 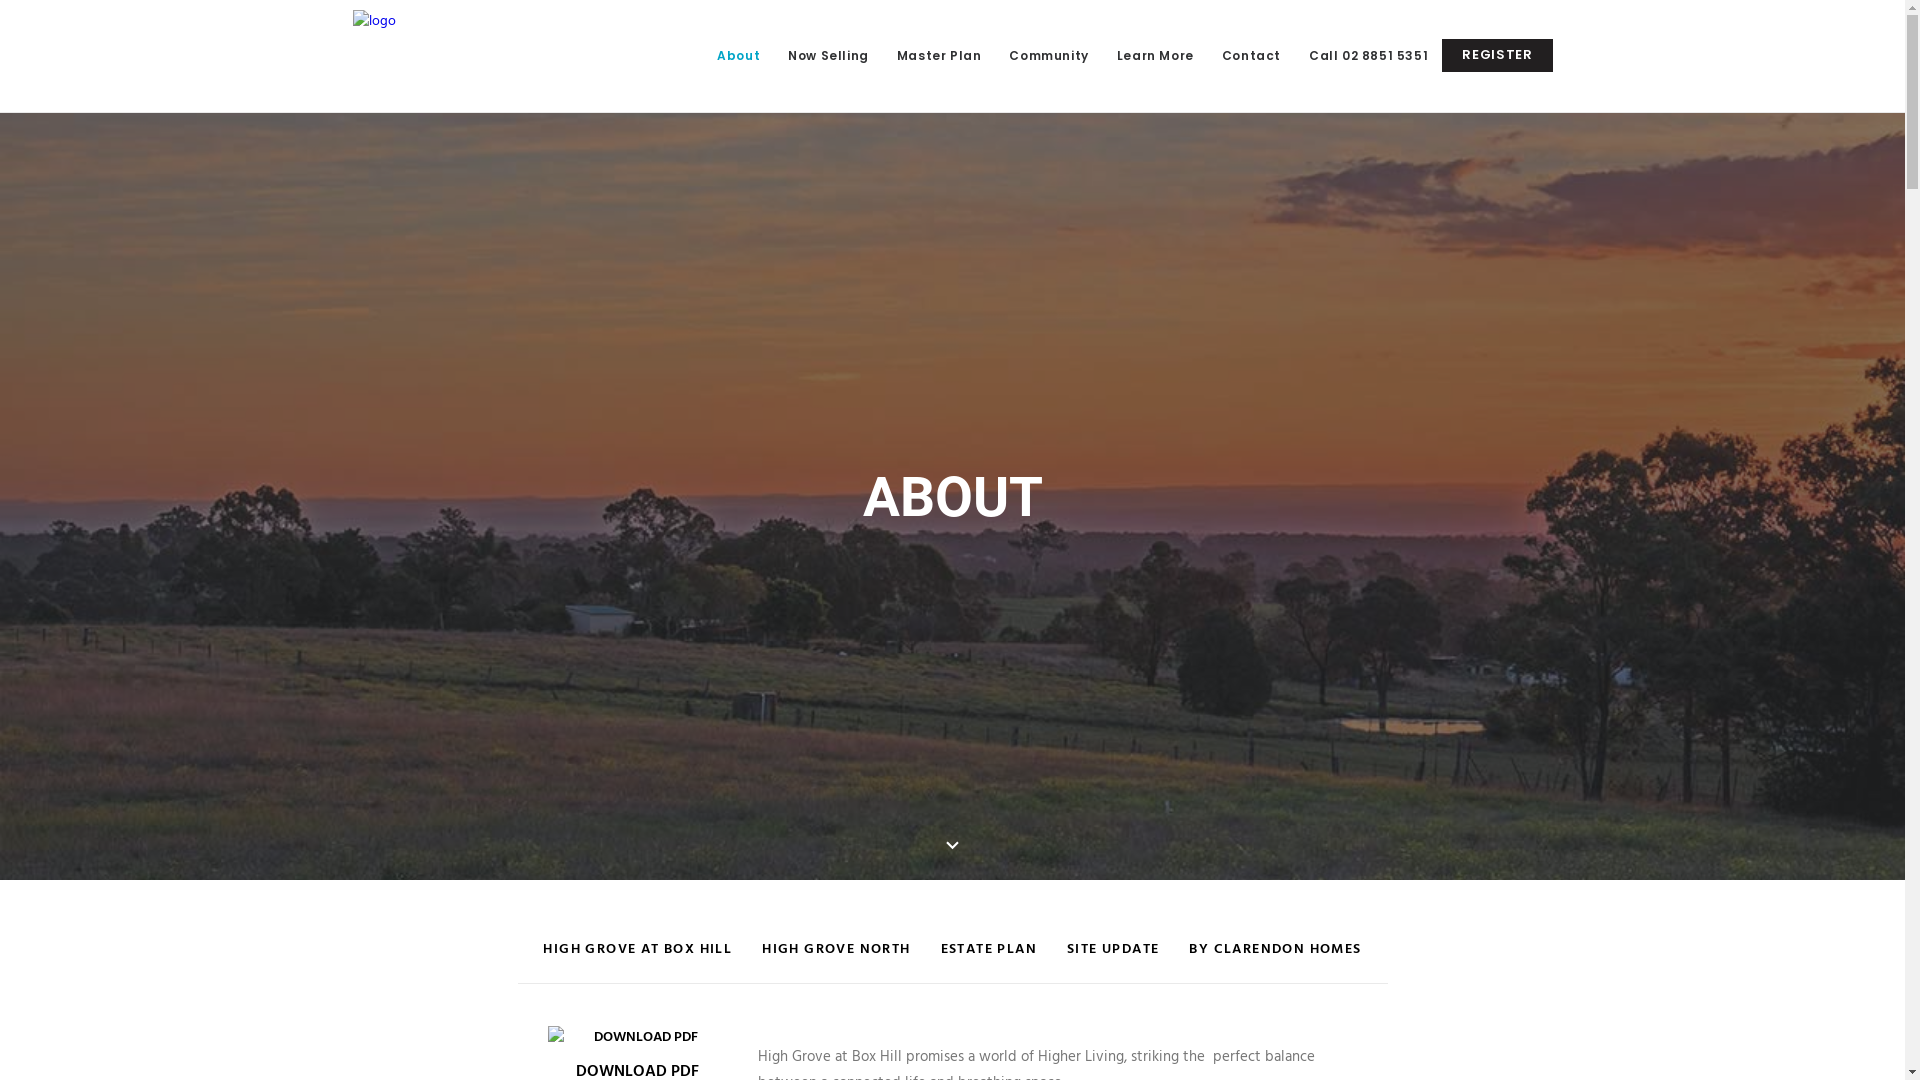 I want to click on 'Community', so click(x=1047, y=55).